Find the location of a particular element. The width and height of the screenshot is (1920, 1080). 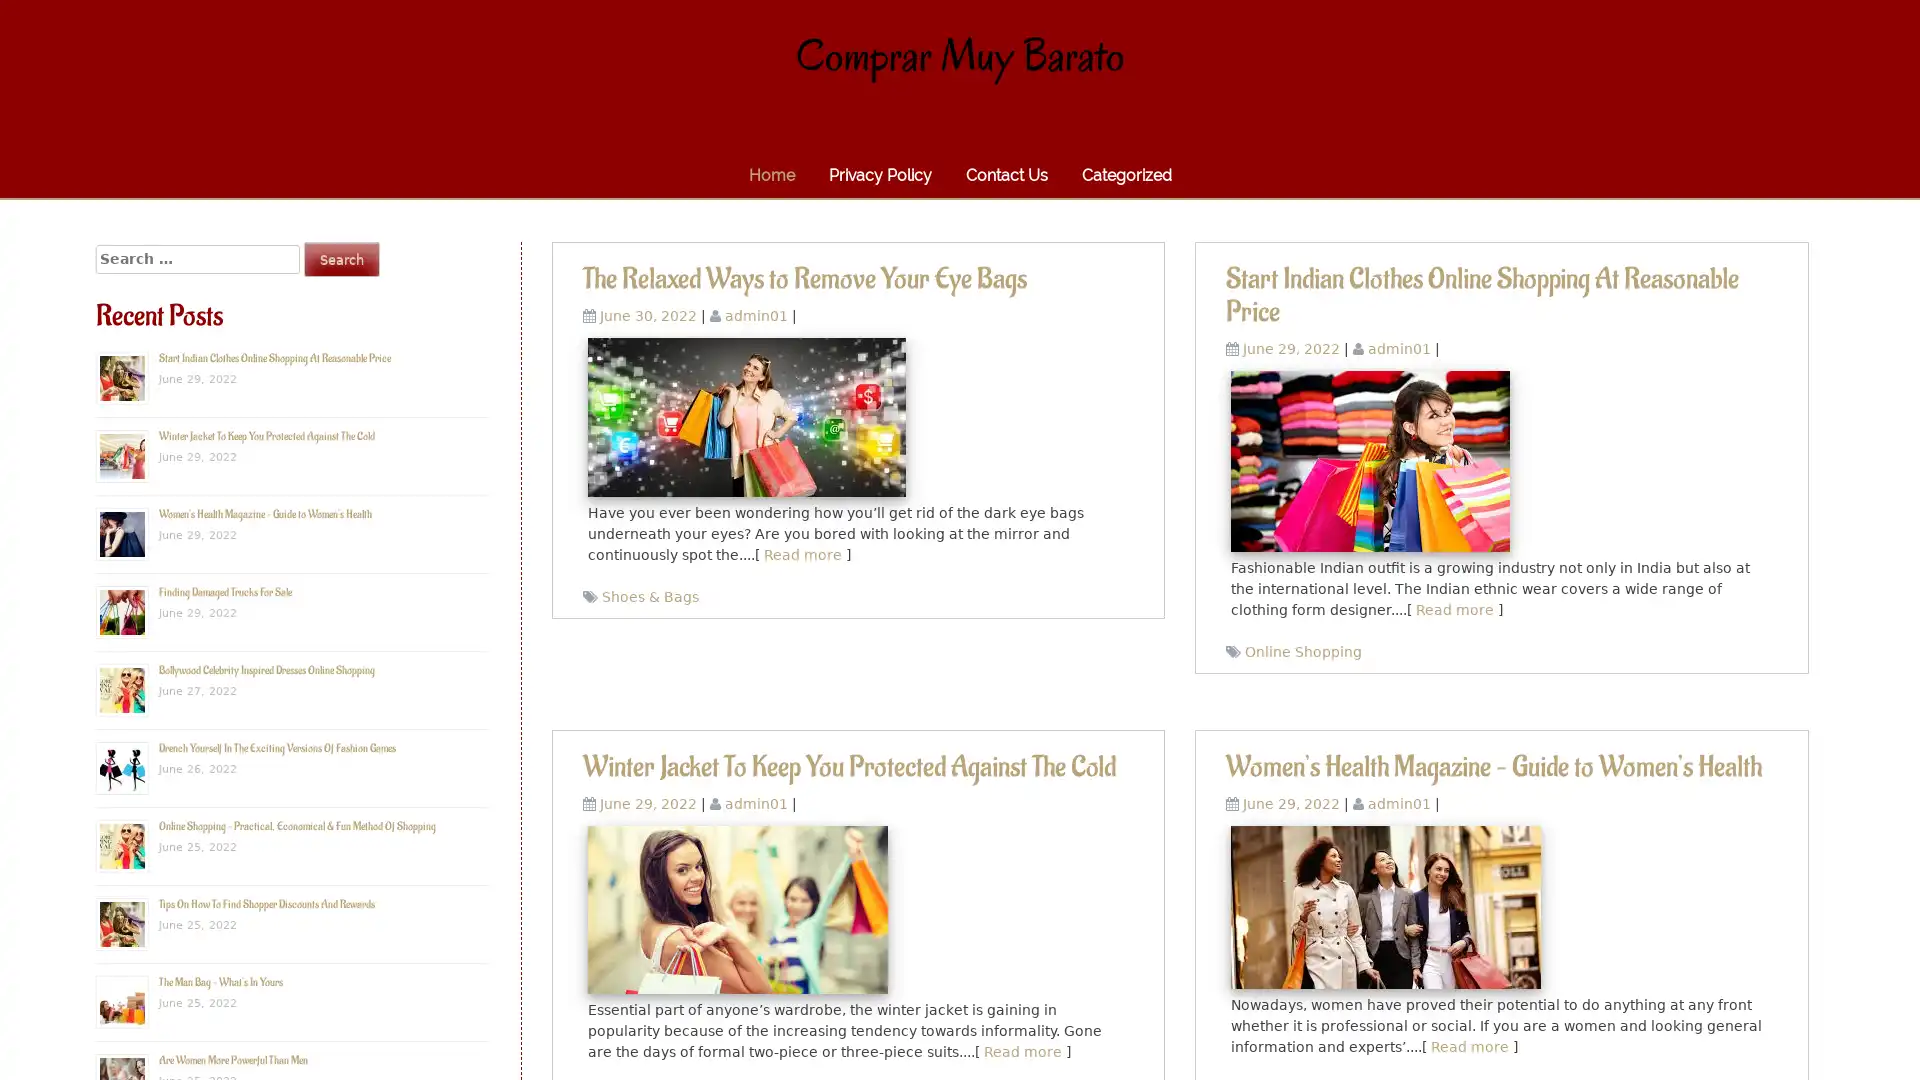

Search is located at coordinates (341, 258).